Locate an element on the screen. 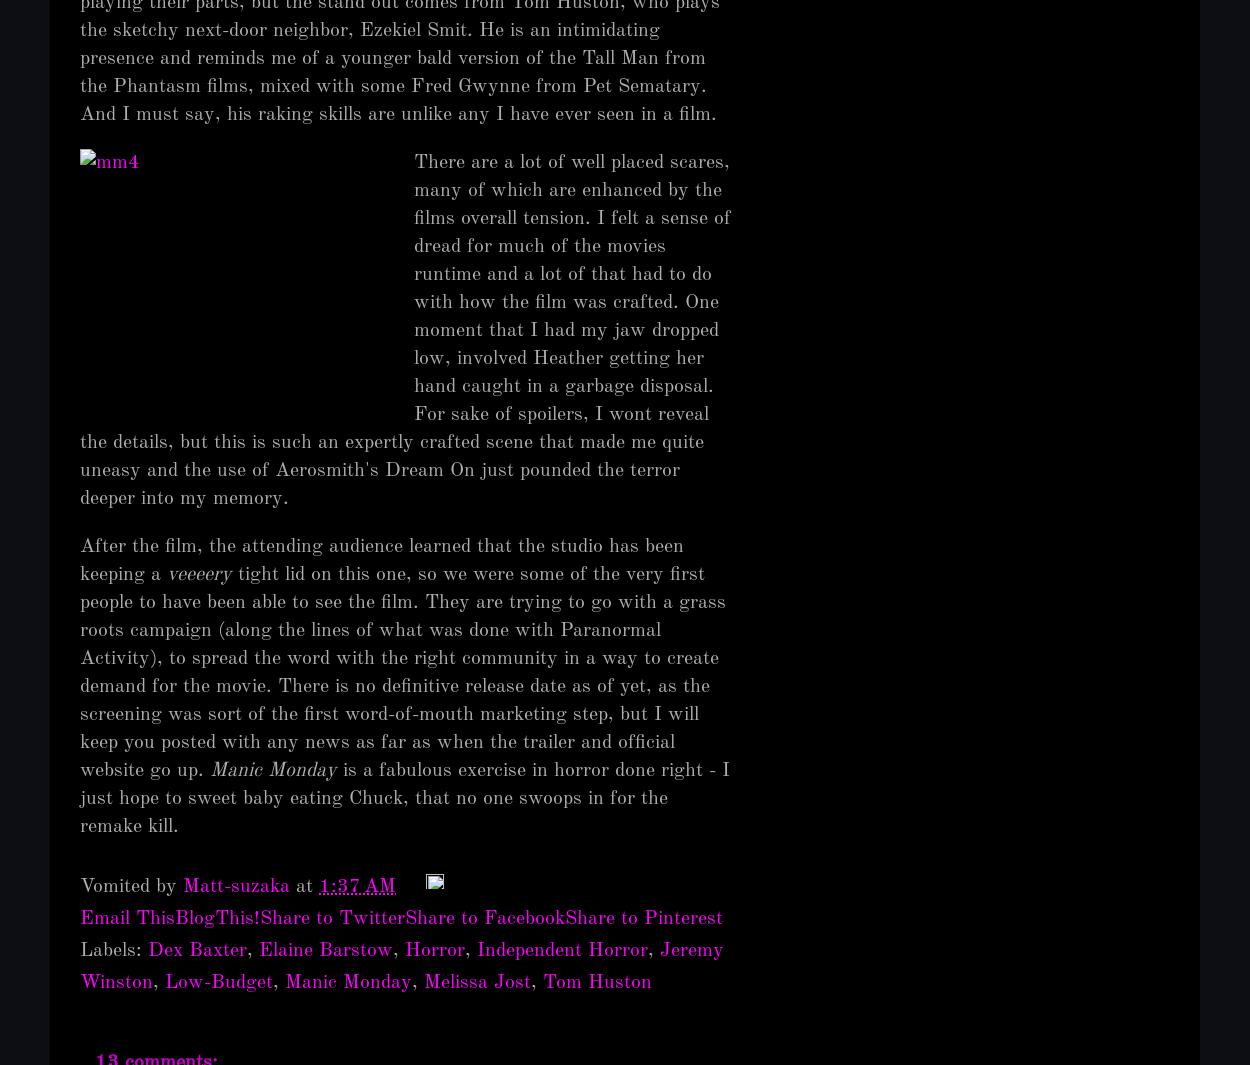 The width and height of the screenshot is (1250, 1065). 'BlogThis!' is located at coordinates (175, 918).